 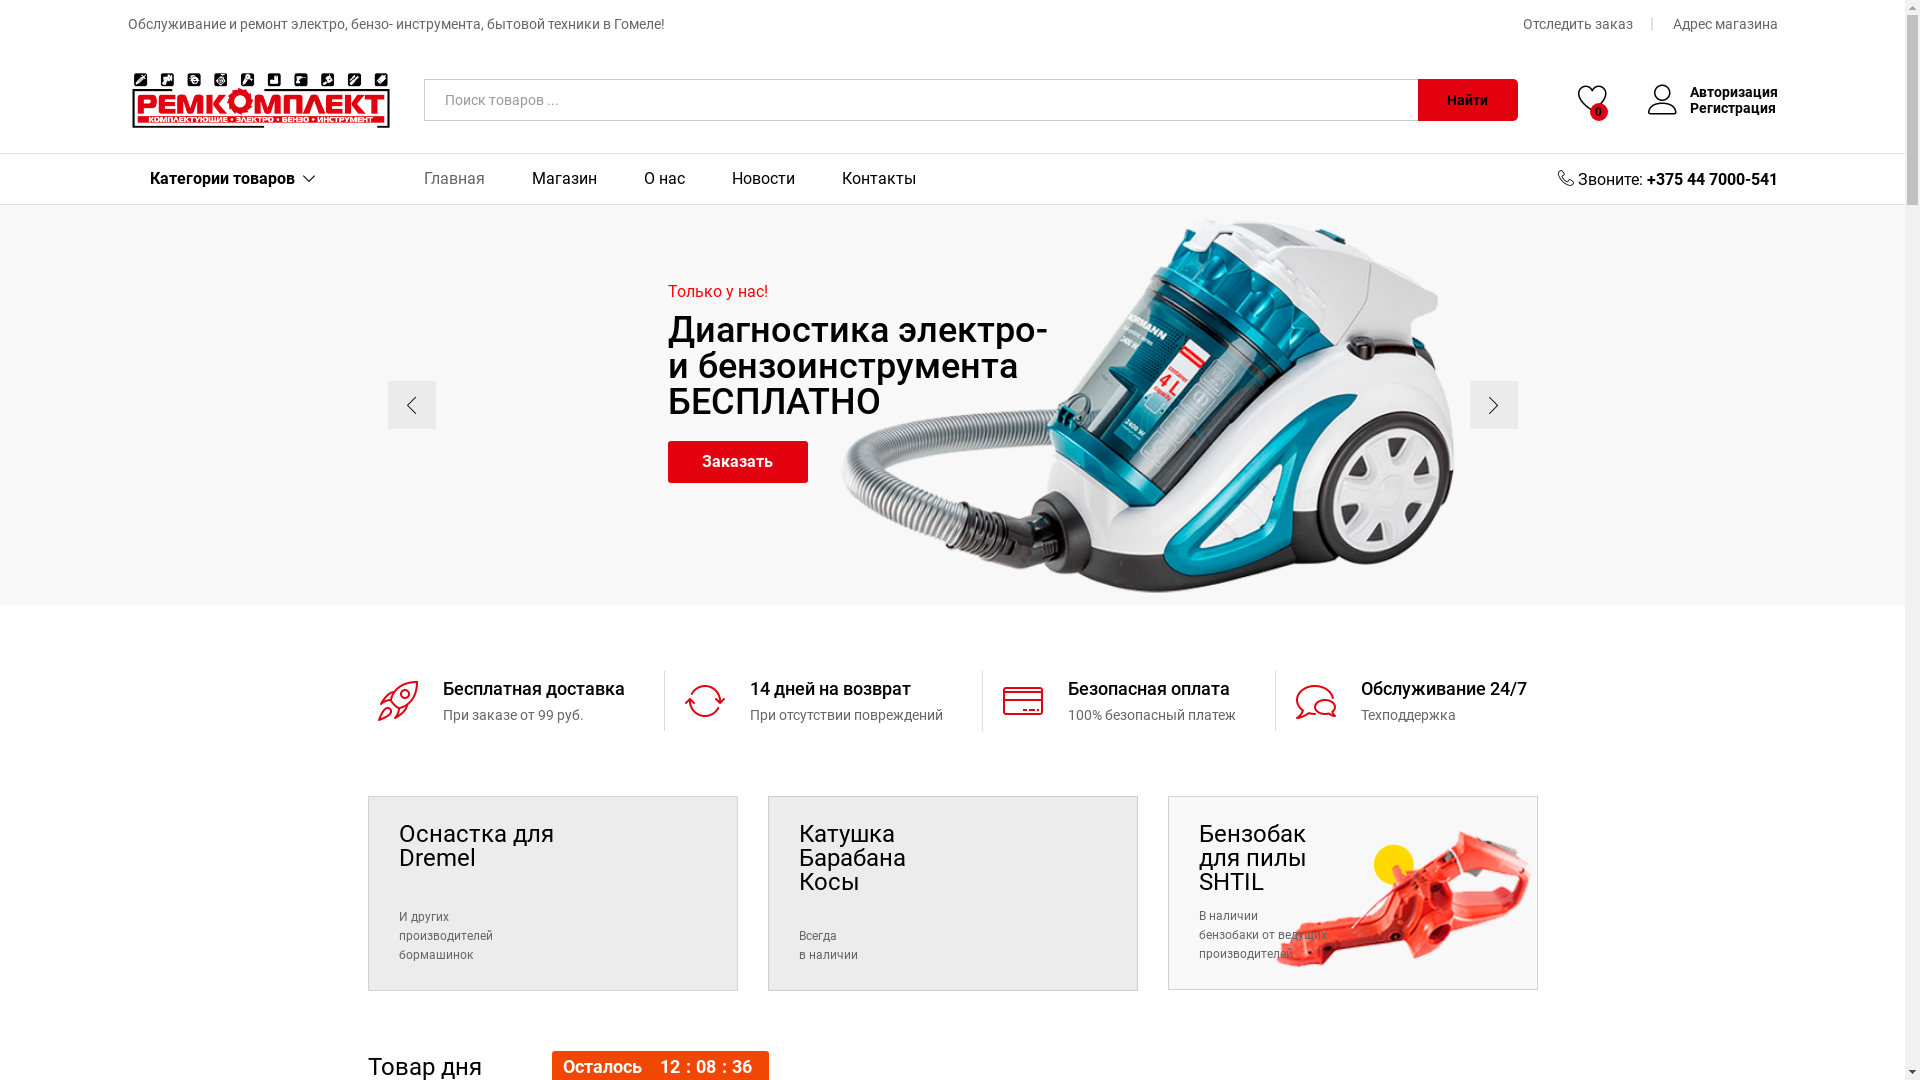 What do you see at coordinates (1592, 100) in the screenshot?
I see `'0'` at bounding box center [1592, 100].